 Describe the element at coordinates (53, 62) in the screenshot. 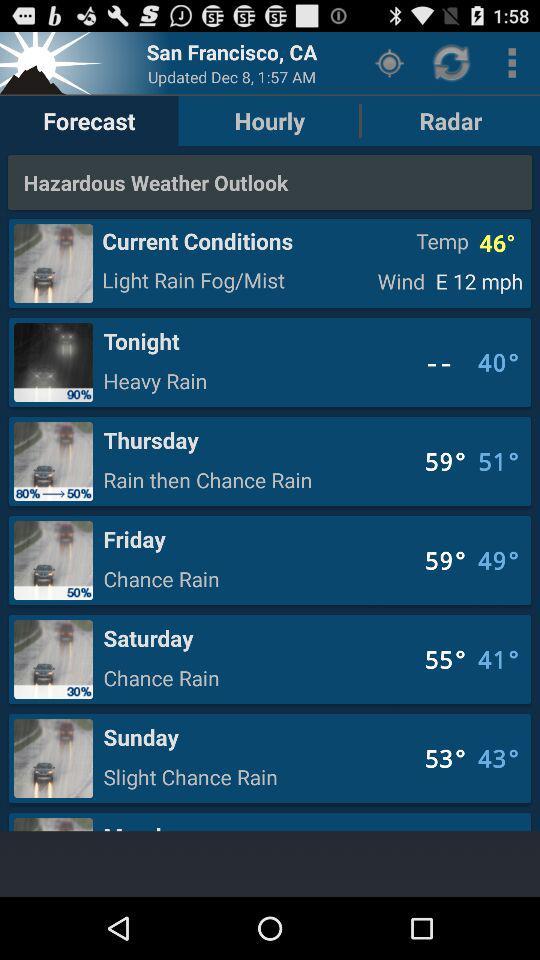

I see `weather logo` at that location.